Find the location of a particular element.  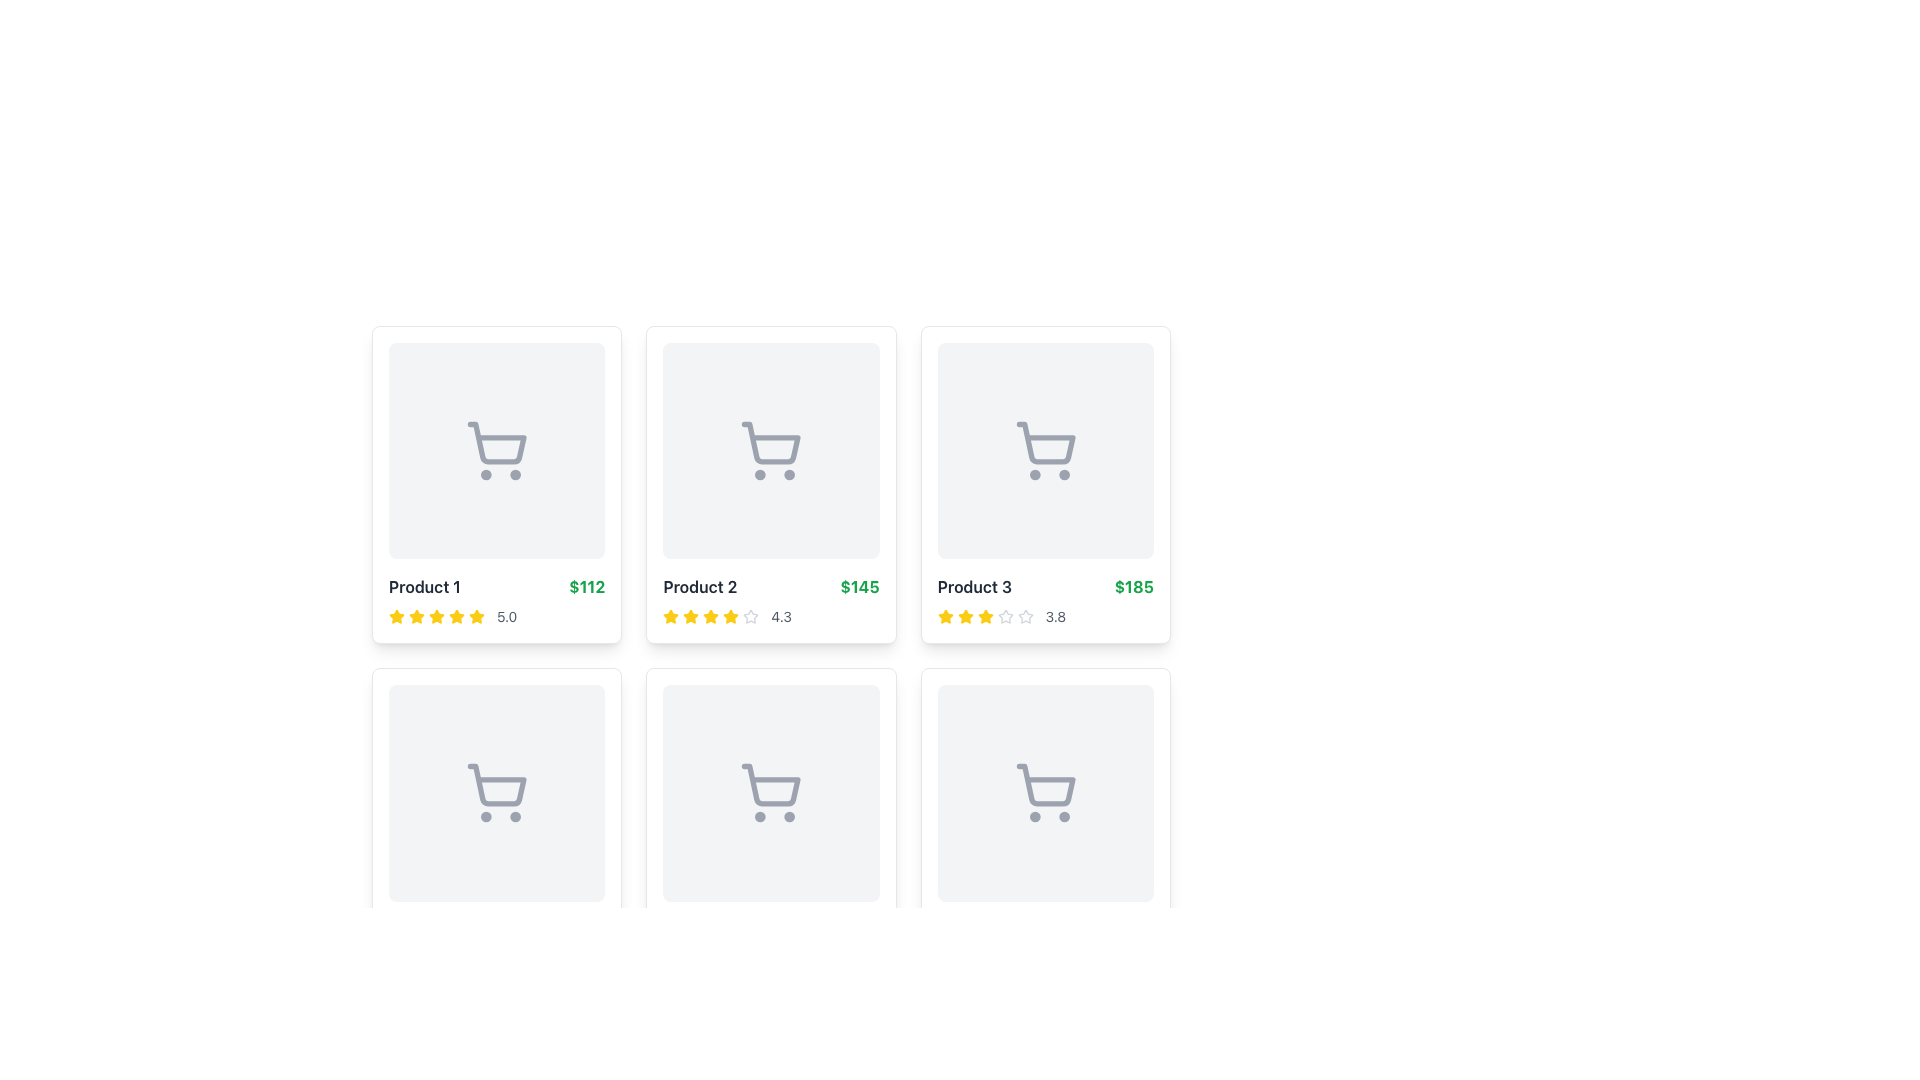

the first yellow star icon in the rating component for 'Product 1' is located at coordinates (397, 616).